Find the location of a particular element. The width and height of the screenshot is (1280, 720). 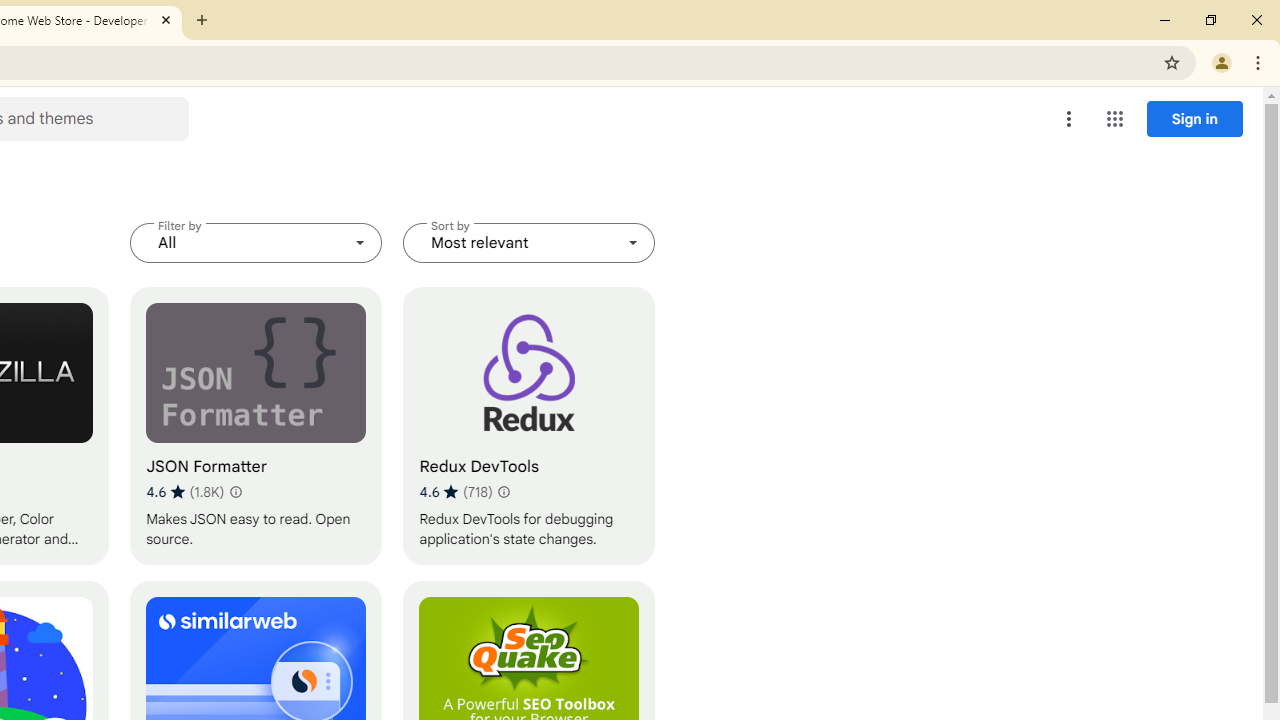

'Redux DevTools' is located at coordinates (529, 425).